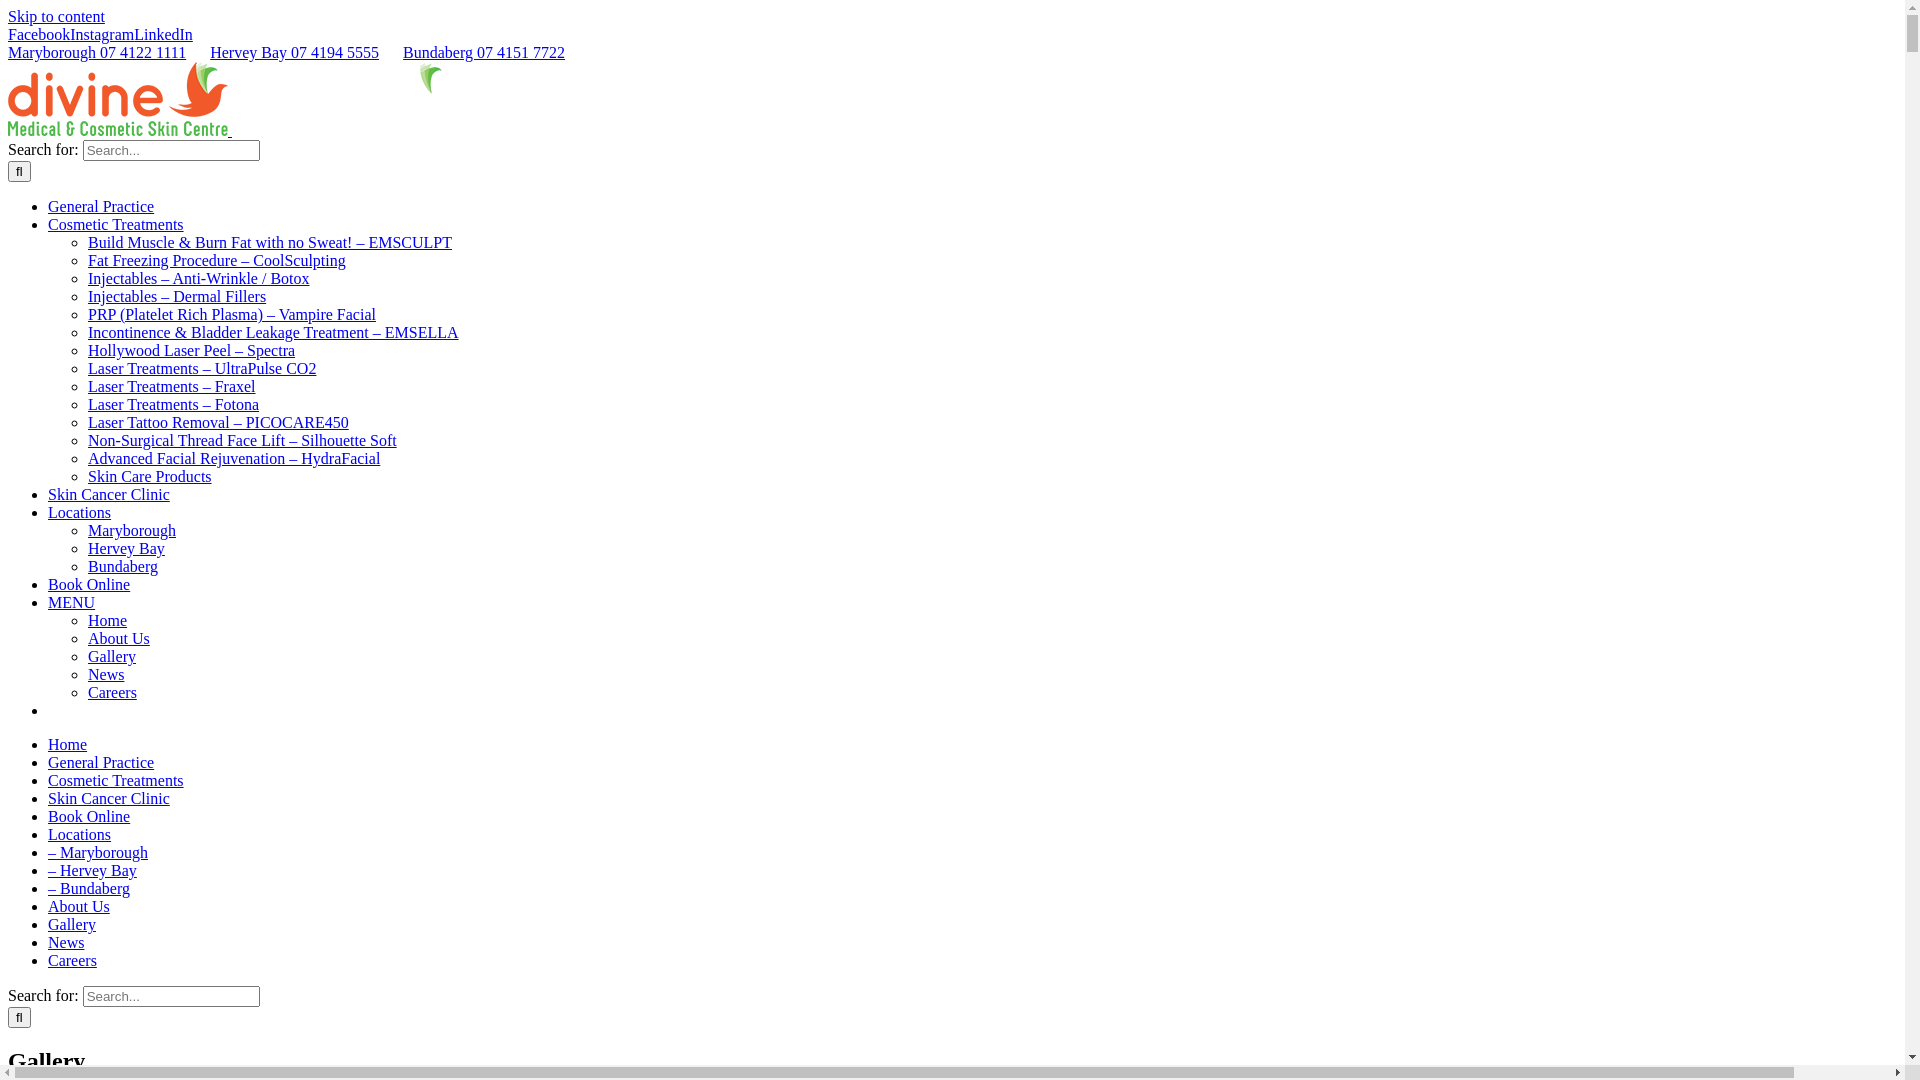  I want to click on 'Skin Care Products', so click(148, 476).